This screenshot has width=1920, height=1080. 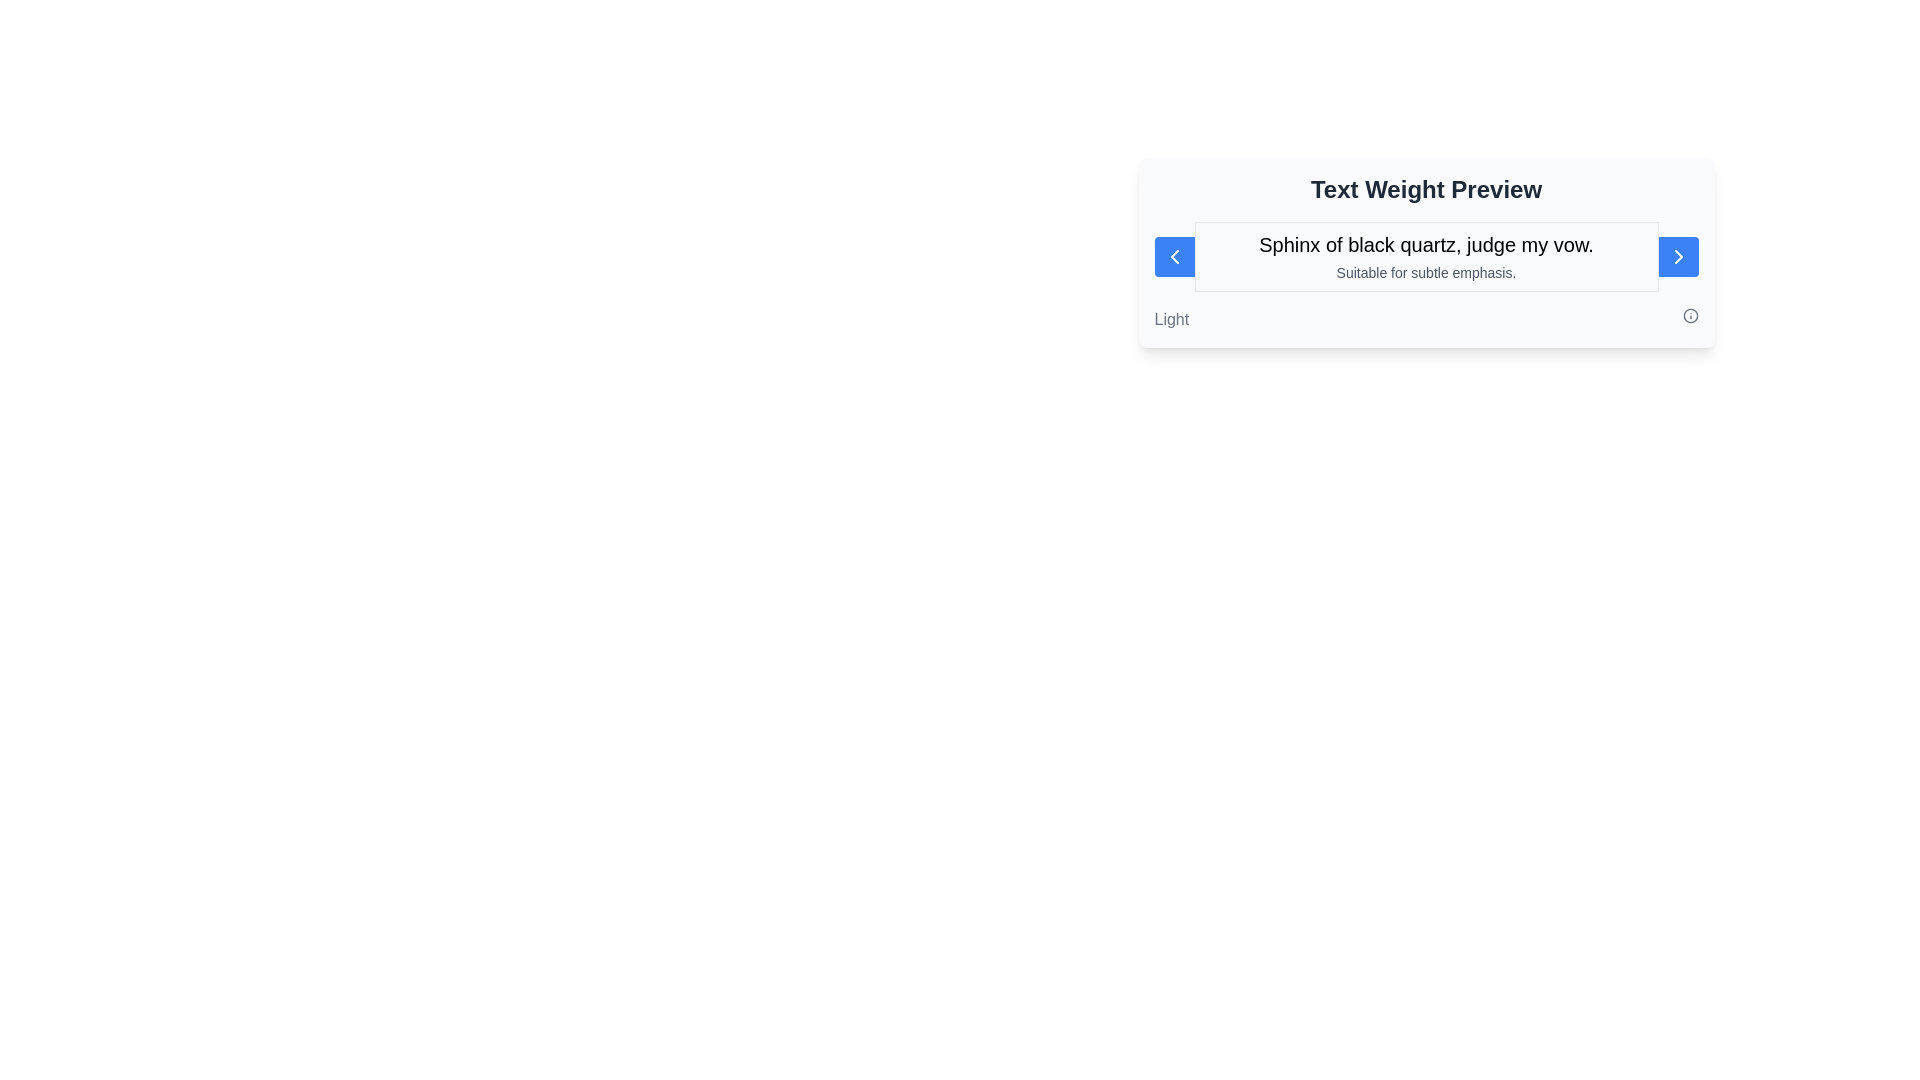 I want to click on the blue rectangular button with rounded right corners and a white rightward arrow icon at its center, located at the far right of the 'Text Weight Preview' box, so click(x=1678, y=256).